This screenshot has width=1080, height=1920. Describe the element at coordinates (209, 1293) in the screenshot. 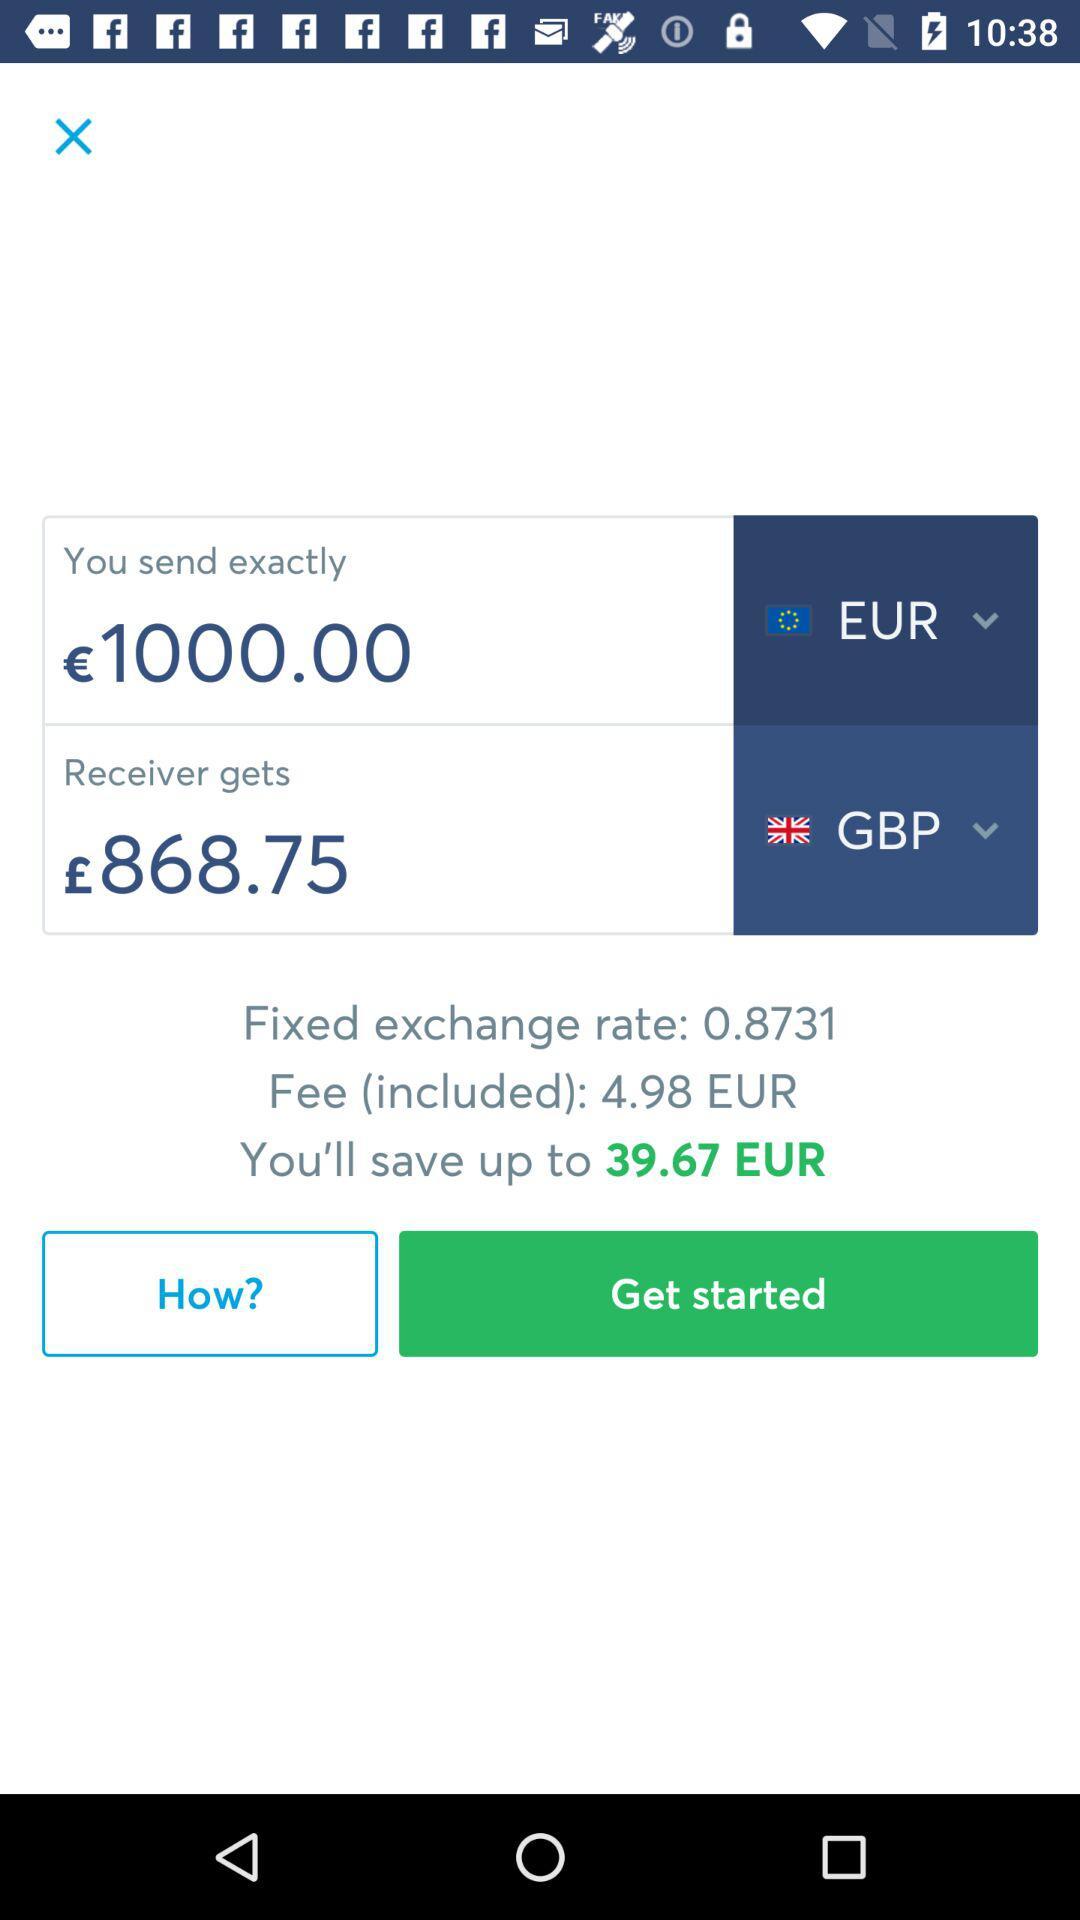

I see `the item below the fixed exchange rate icon` at that location.